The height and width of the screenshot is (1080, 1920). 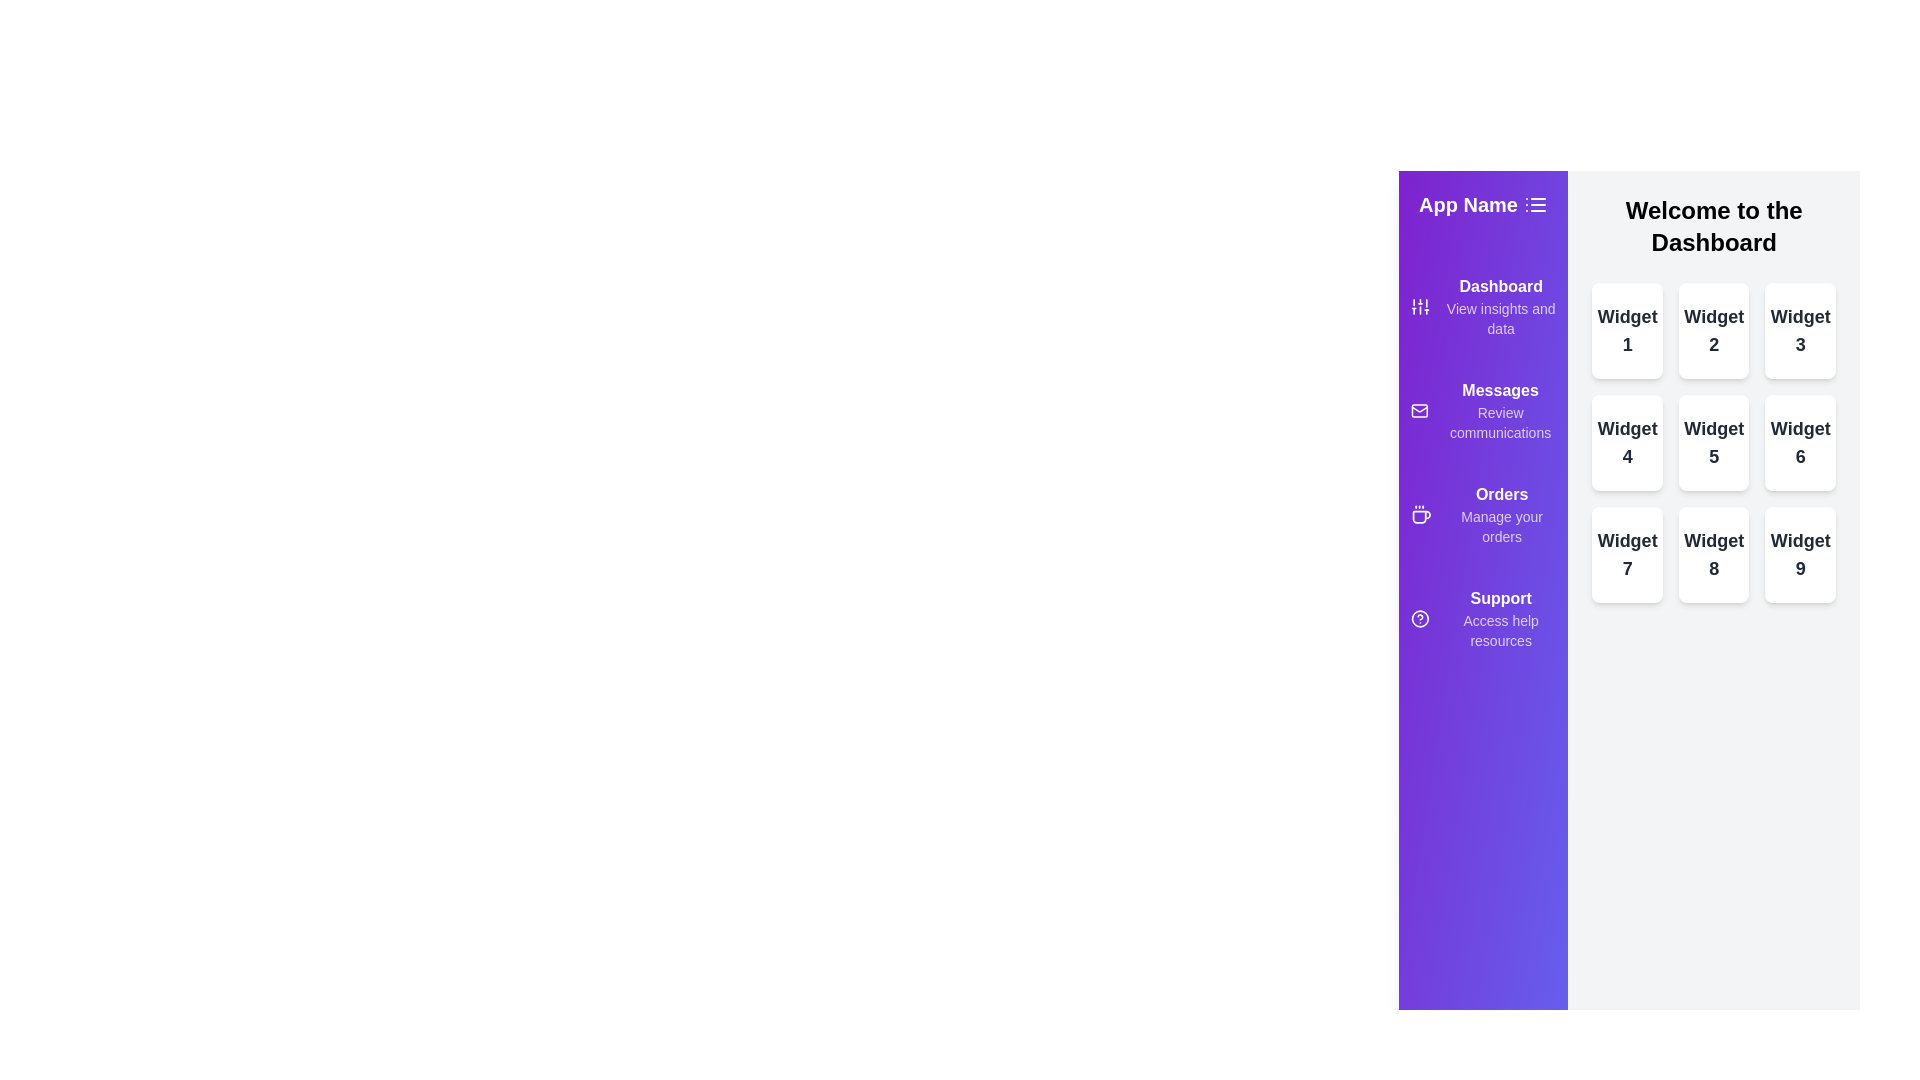 I want to click on the menu item Orders, so click(x=1483, y=514).